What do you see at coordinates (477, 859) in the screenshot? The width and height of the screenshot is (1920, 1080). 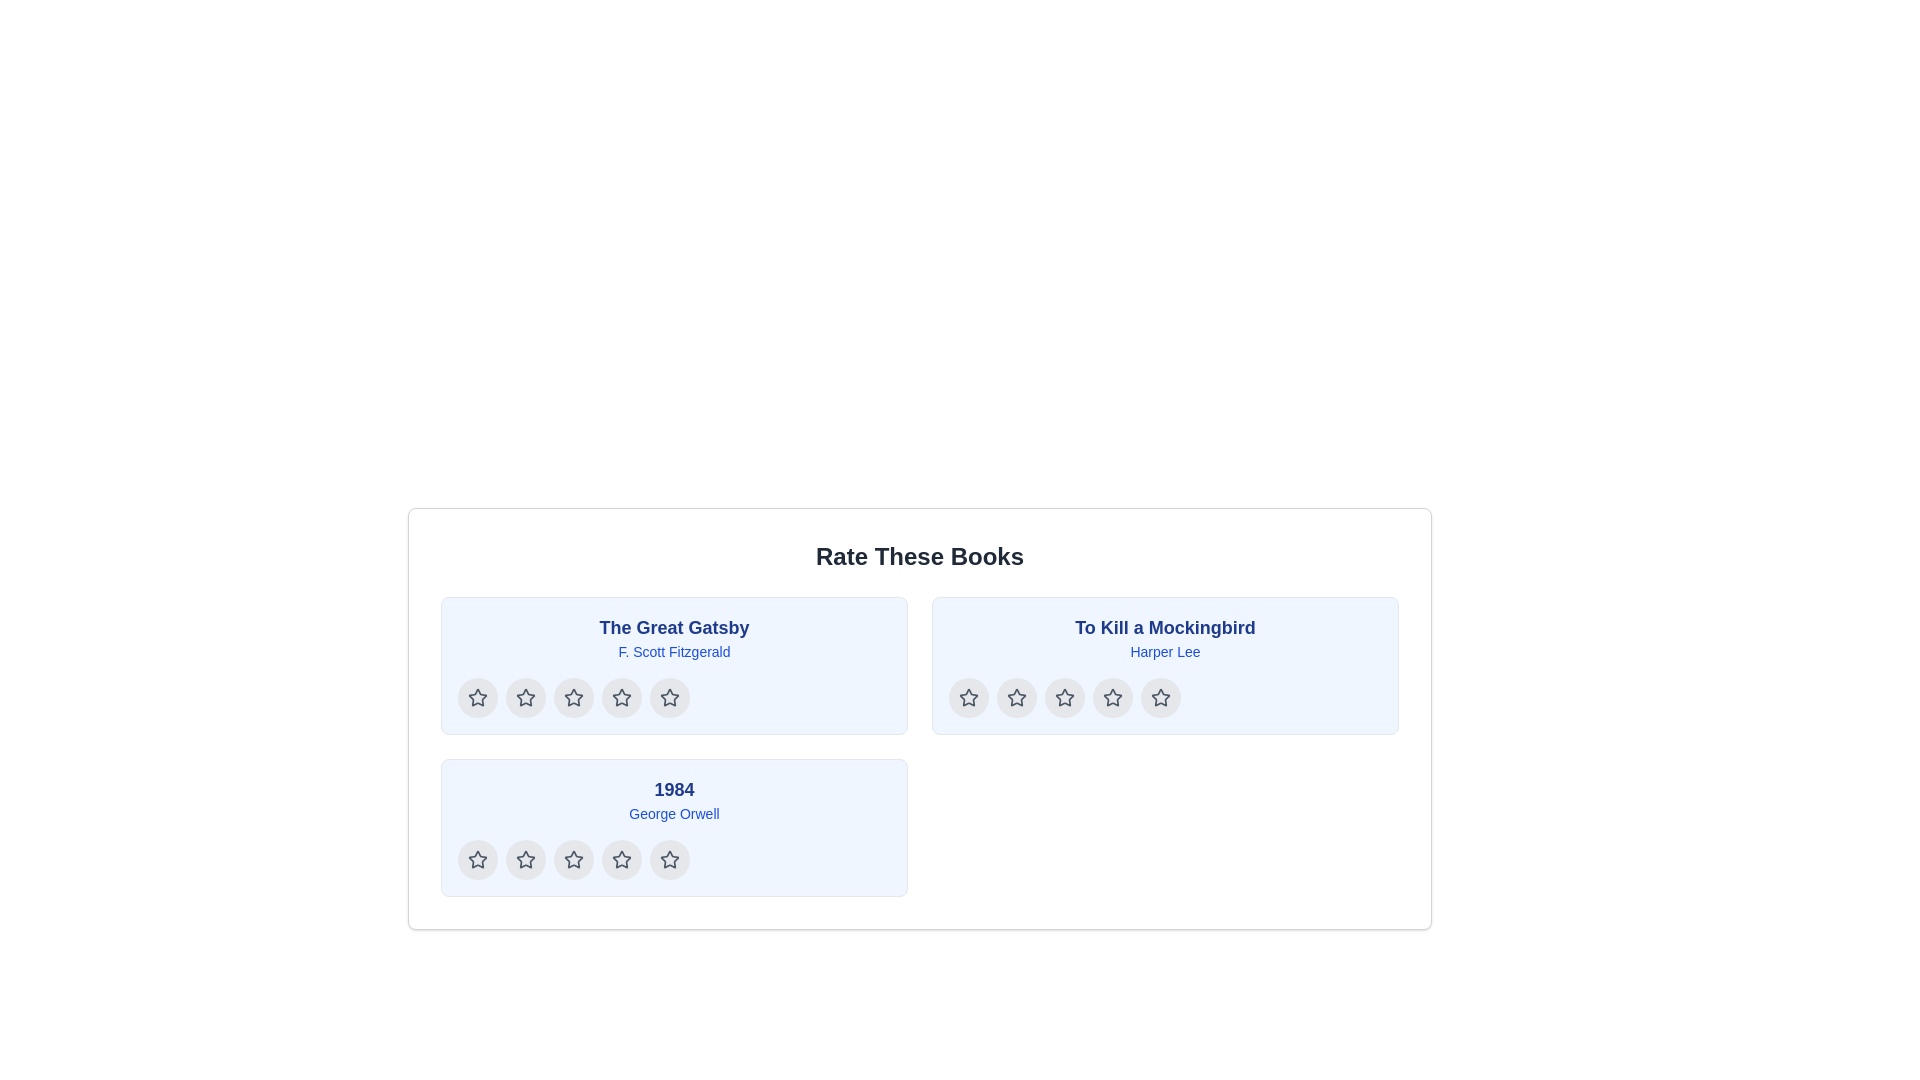 I see `the first star-shaped rating icon with a gray background located below the section labeled '1984' by George Orwell to rate` at bounding box center [477, 859].